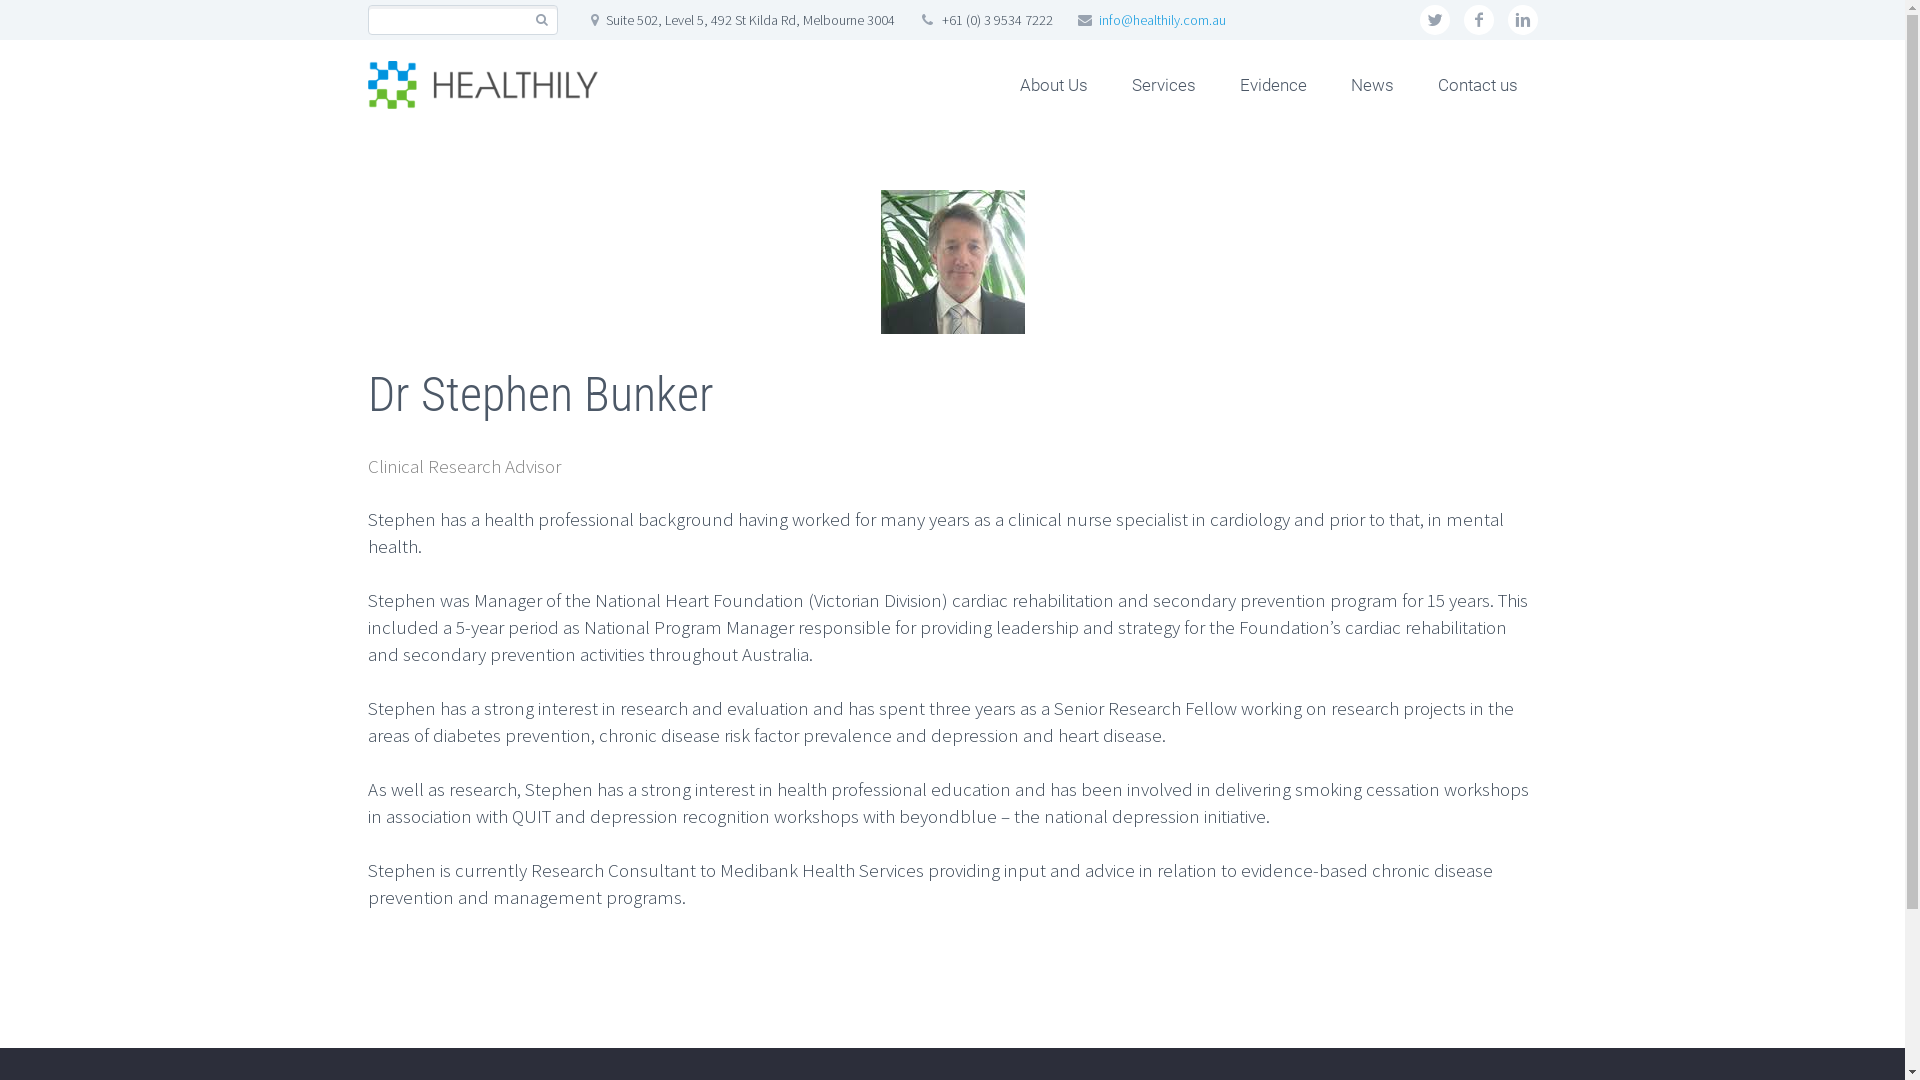 The width and height of the screenshot is (1920, 1080). I want to click on 'Evidence', so click(1272, 83).